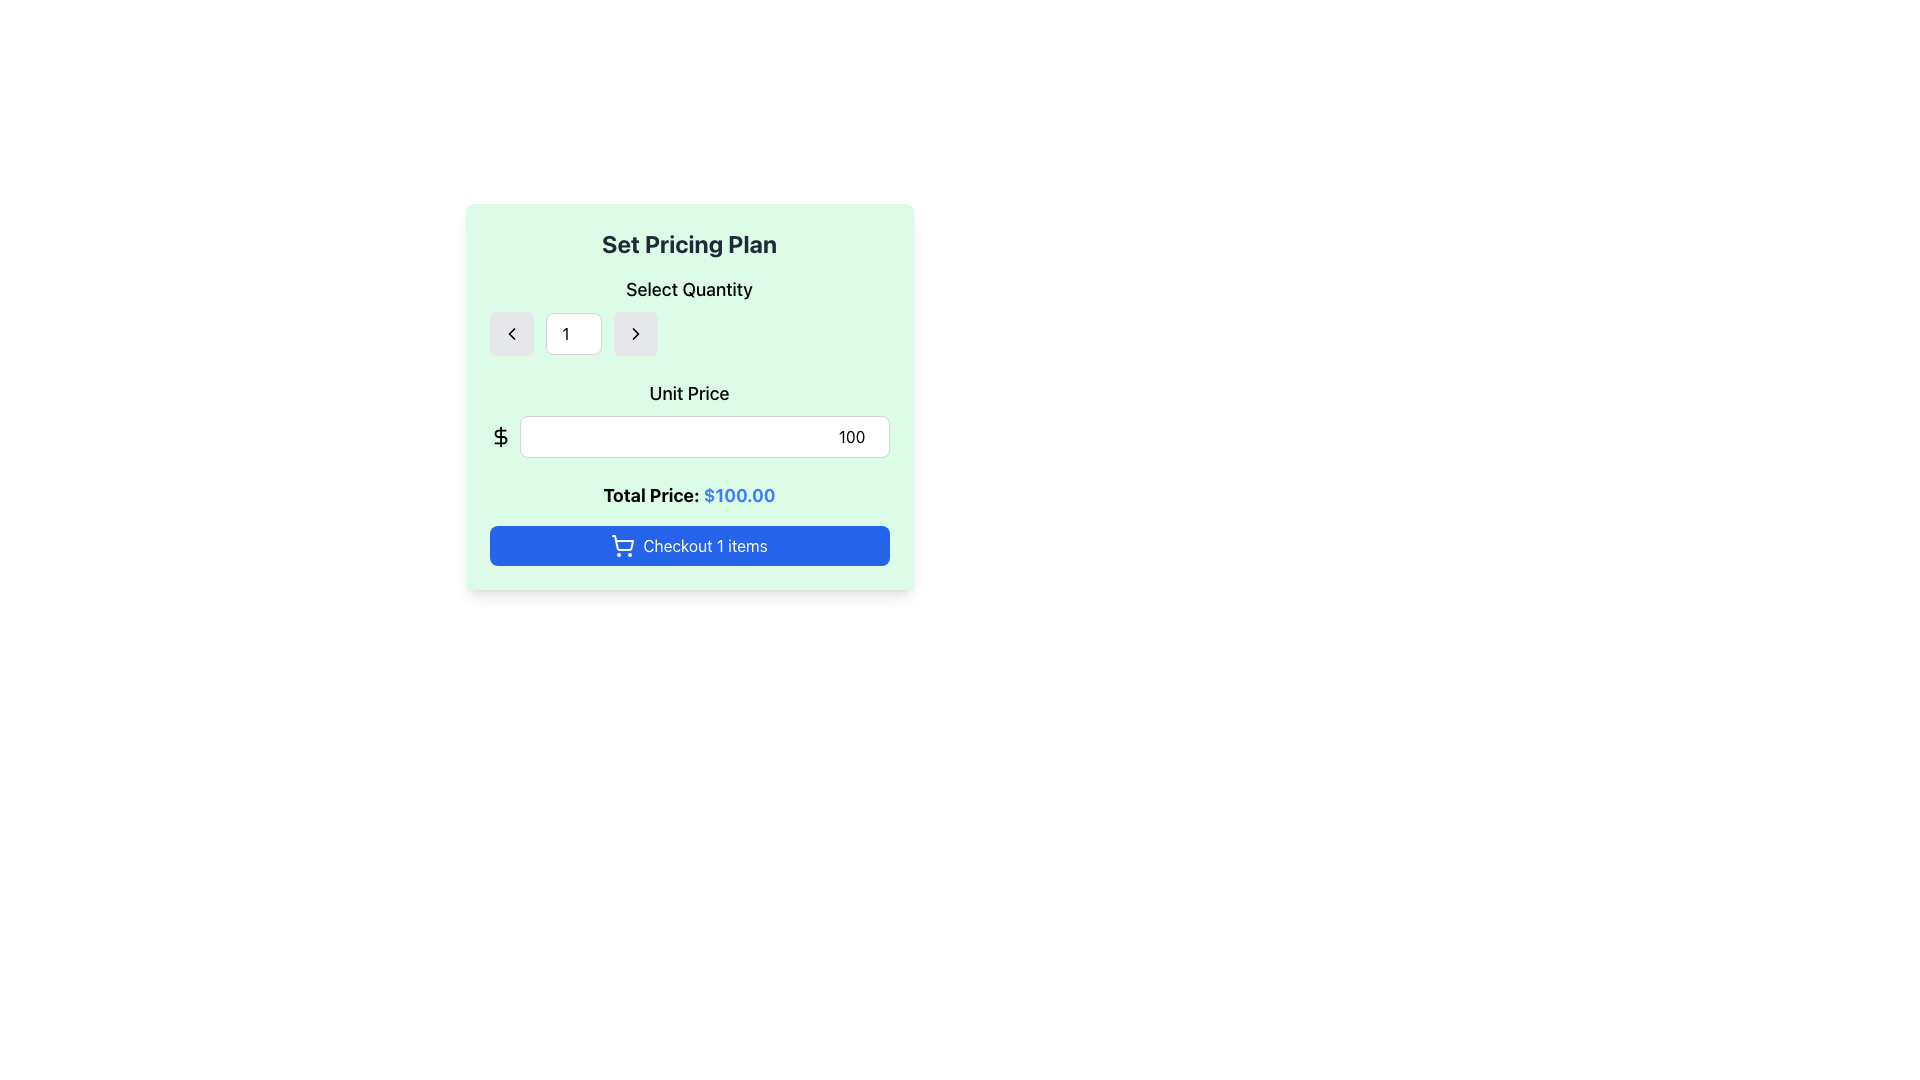 The image size is (1920, 1080). What do you see at coordinates (634, 333) in the screenshot?
I see `the increment button positioned to the right of the numeric input box to increase the displayed value` at bounding box center [634, 333].